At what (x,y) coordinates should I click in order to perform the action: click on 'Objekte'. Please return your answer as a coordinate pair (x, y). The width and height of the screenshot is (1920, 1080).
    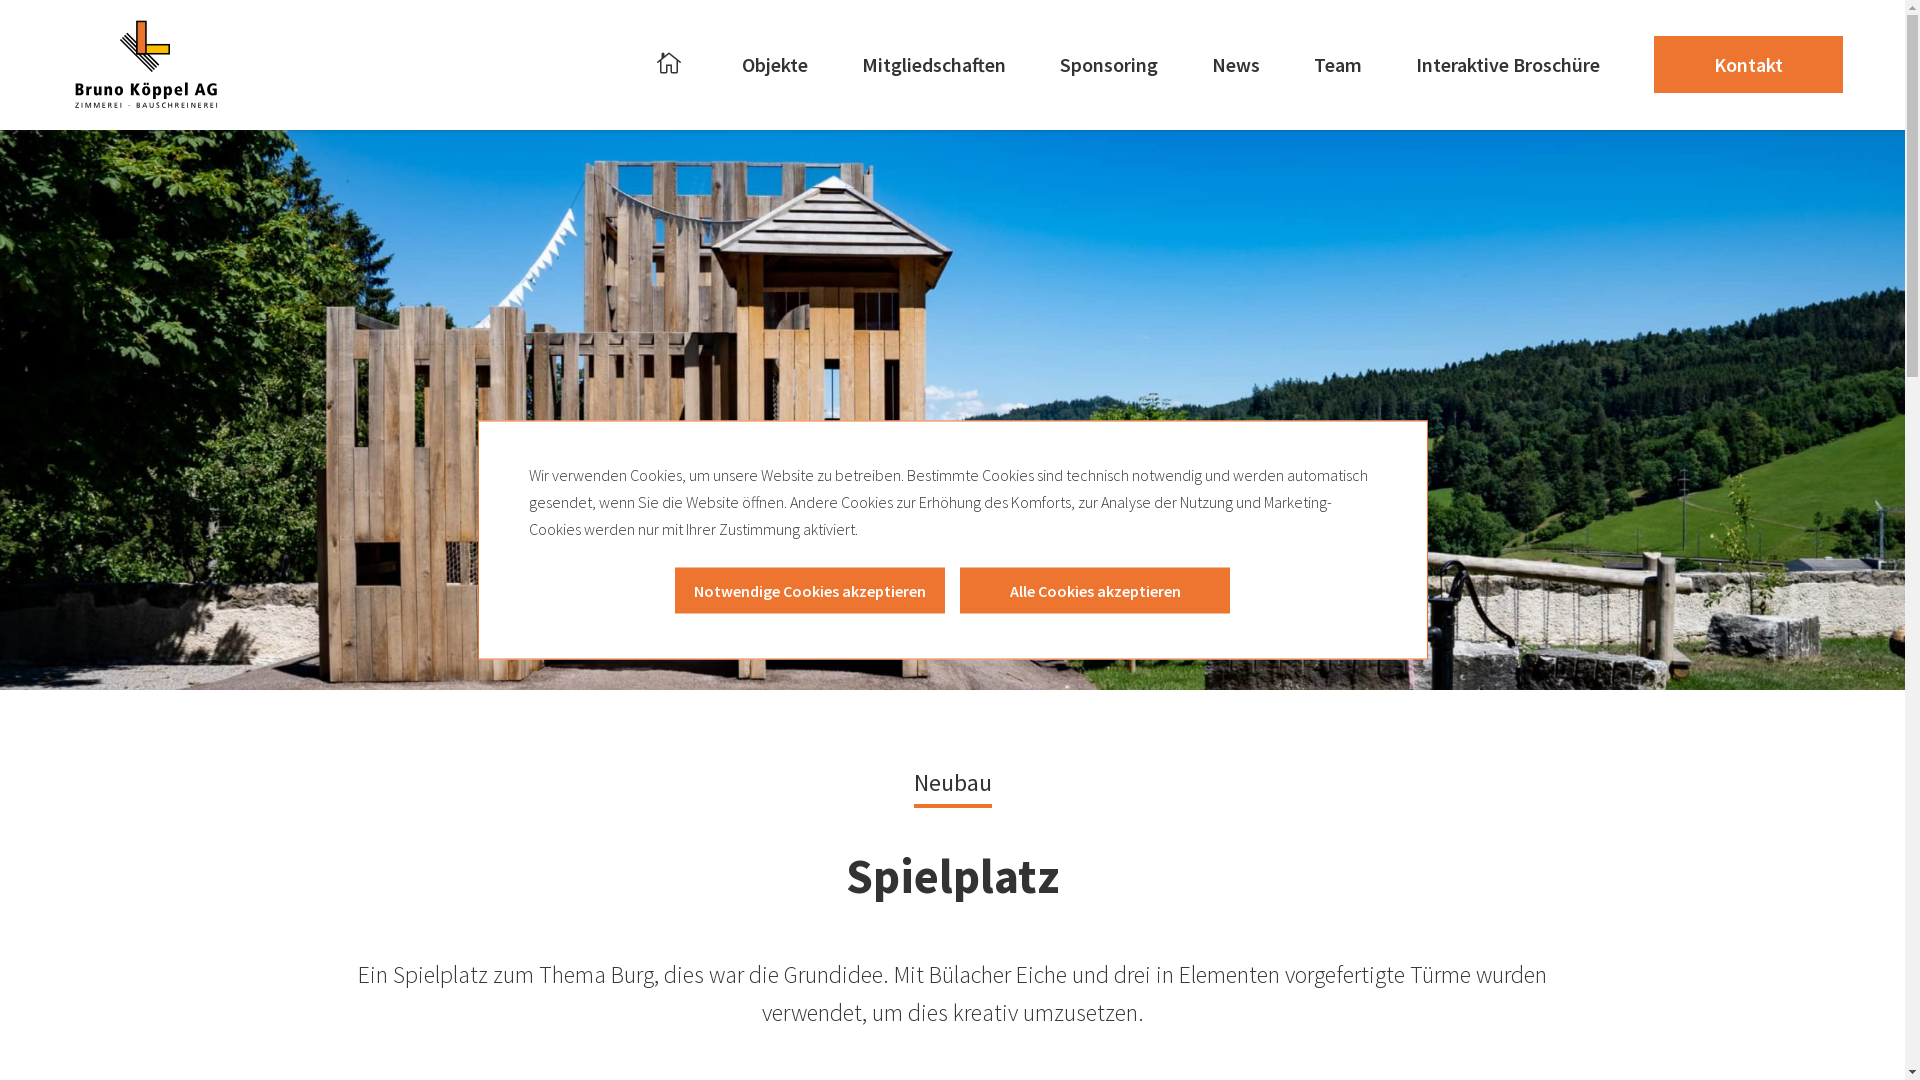
    Looking at the image, I should click on (773, 64).